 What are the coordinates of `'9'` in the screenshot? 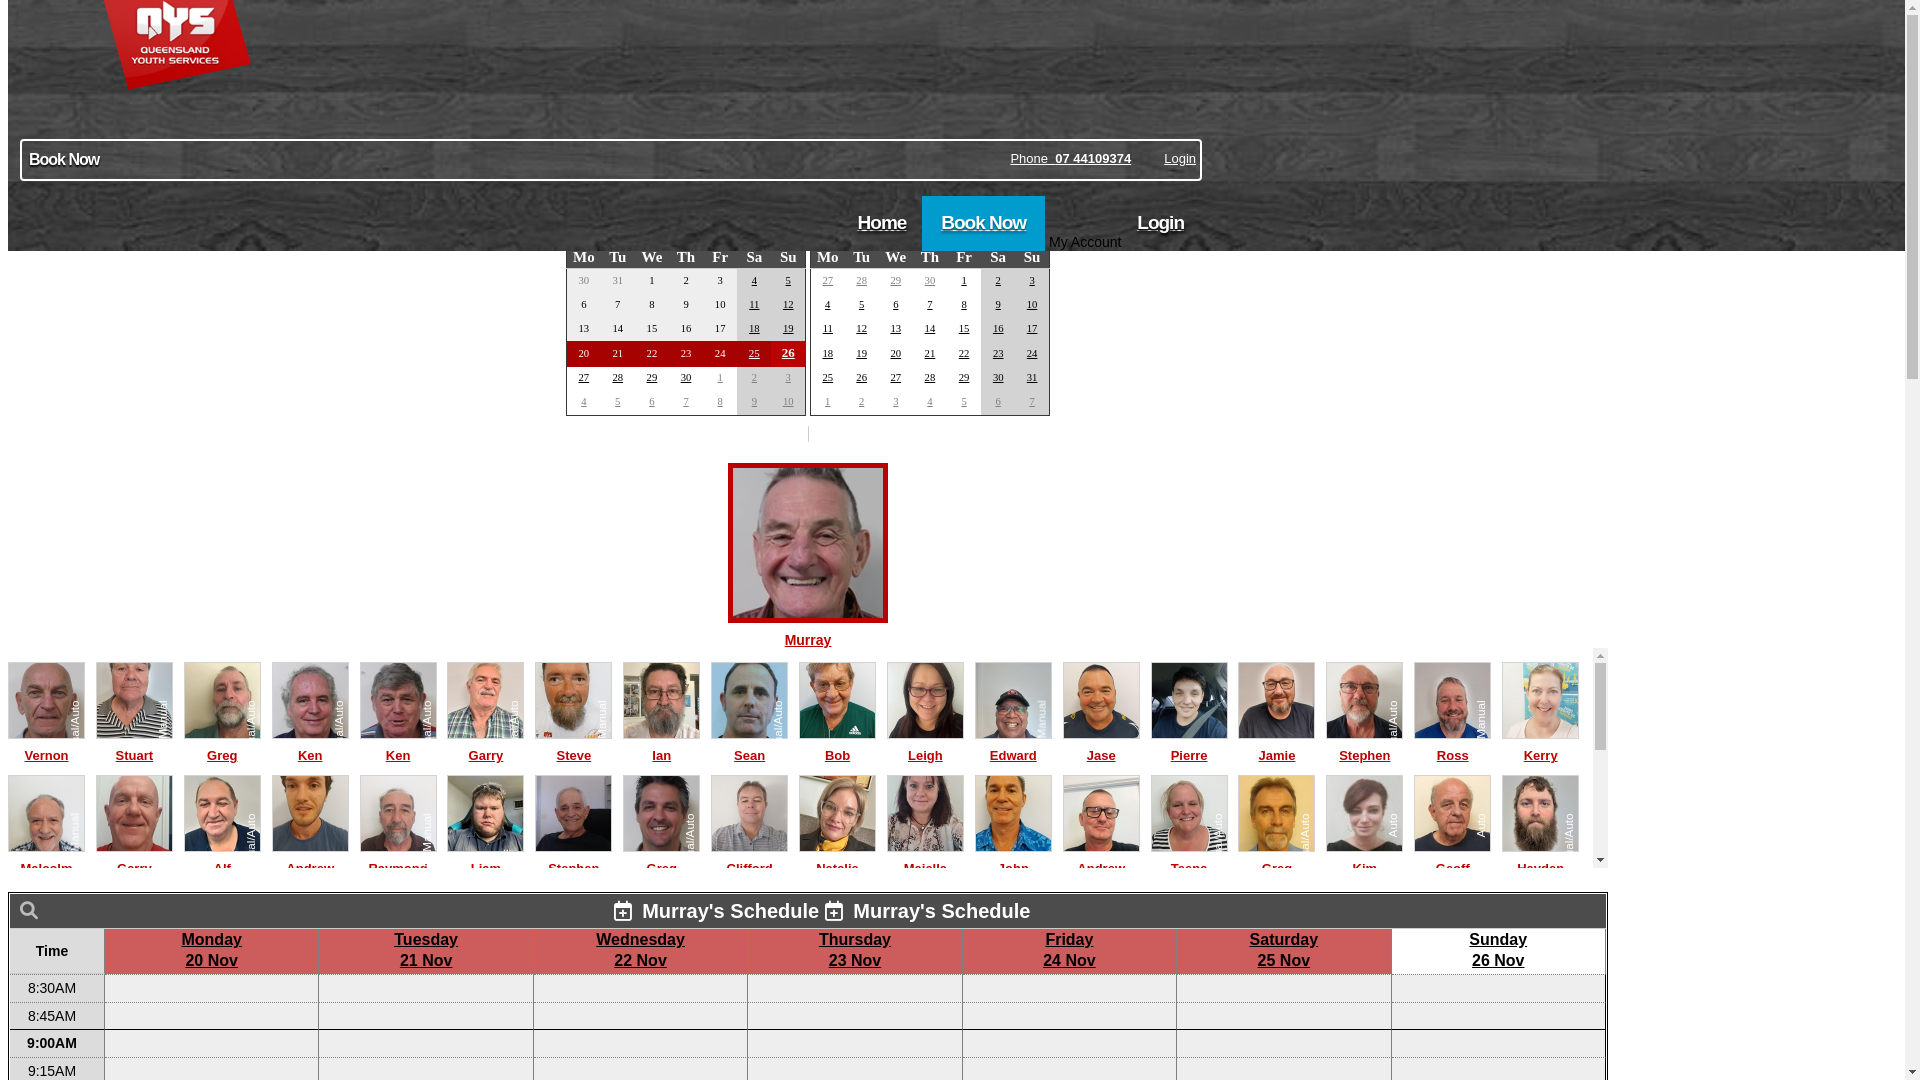 It's located at (996, 304).